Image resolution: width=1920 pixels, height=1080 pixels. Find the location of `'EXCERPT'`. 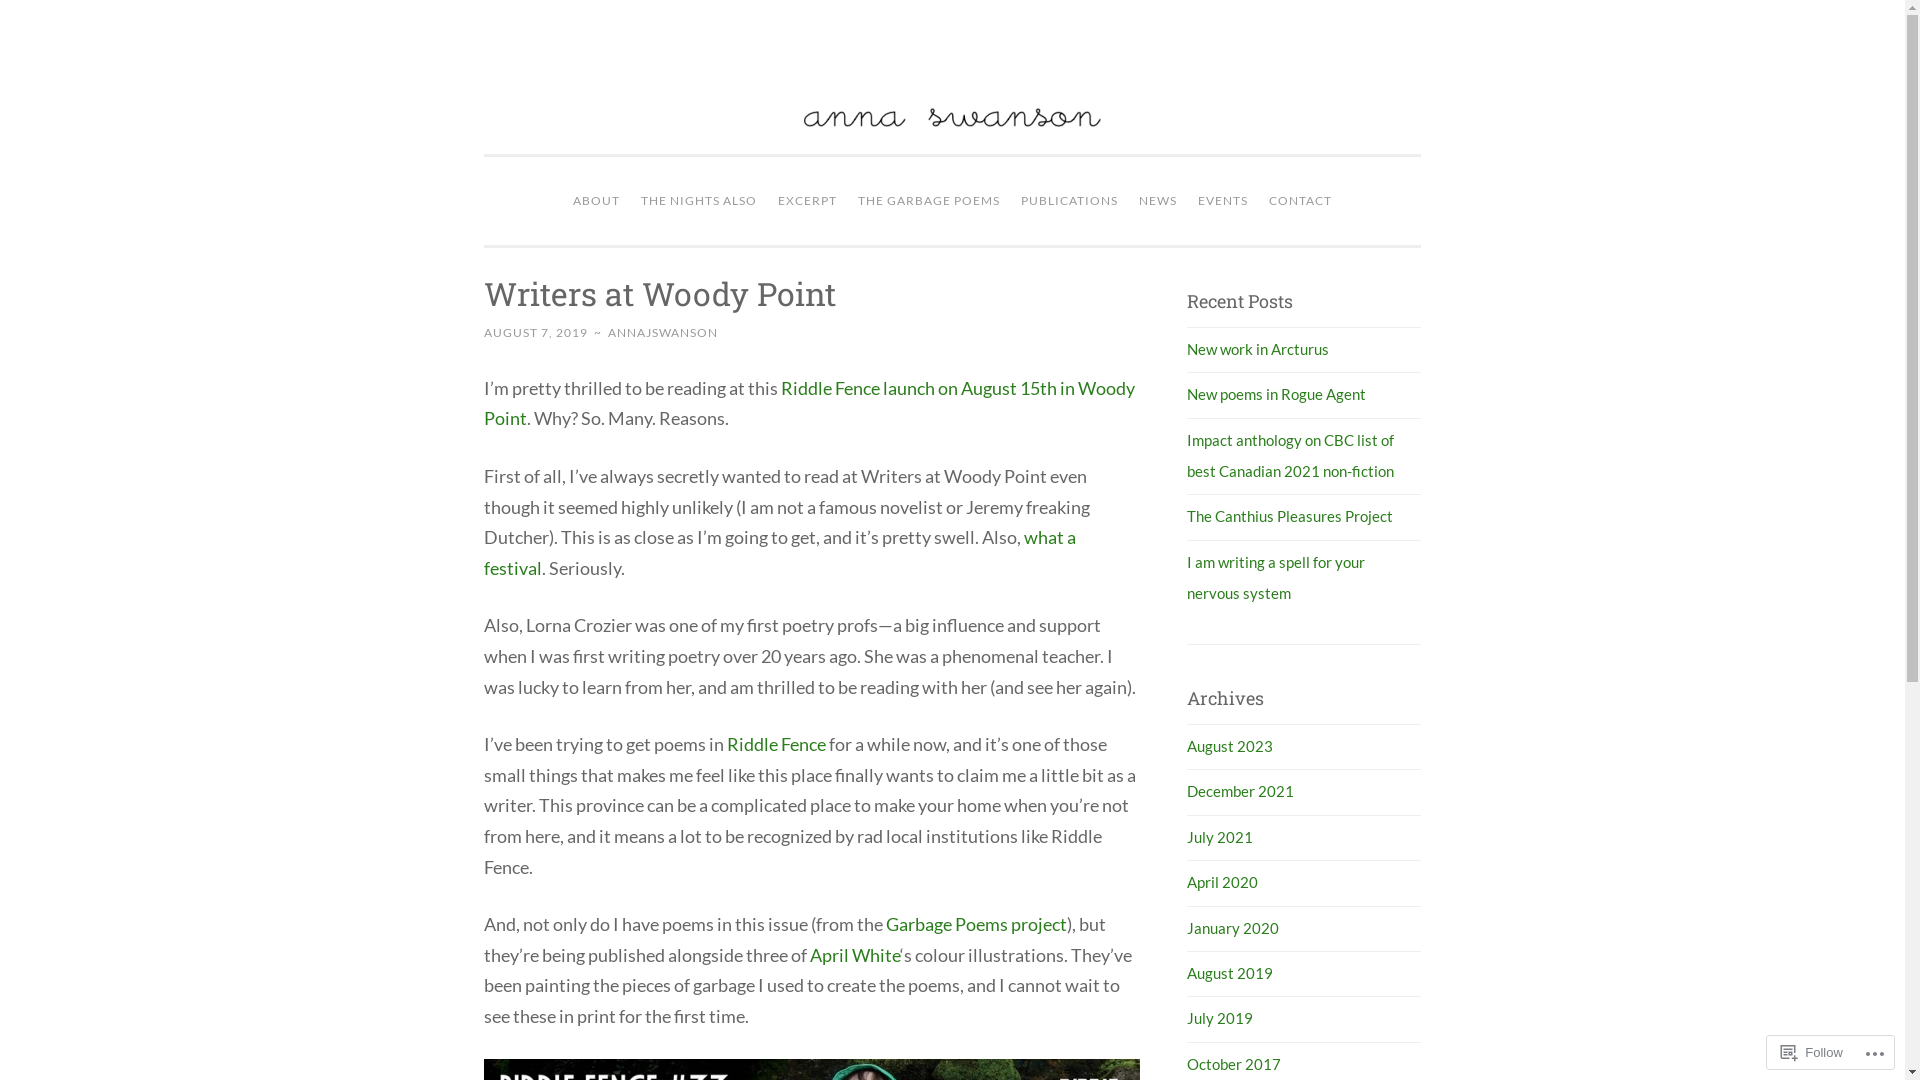

'EXCERPT' is located at coordinates (807, 200).